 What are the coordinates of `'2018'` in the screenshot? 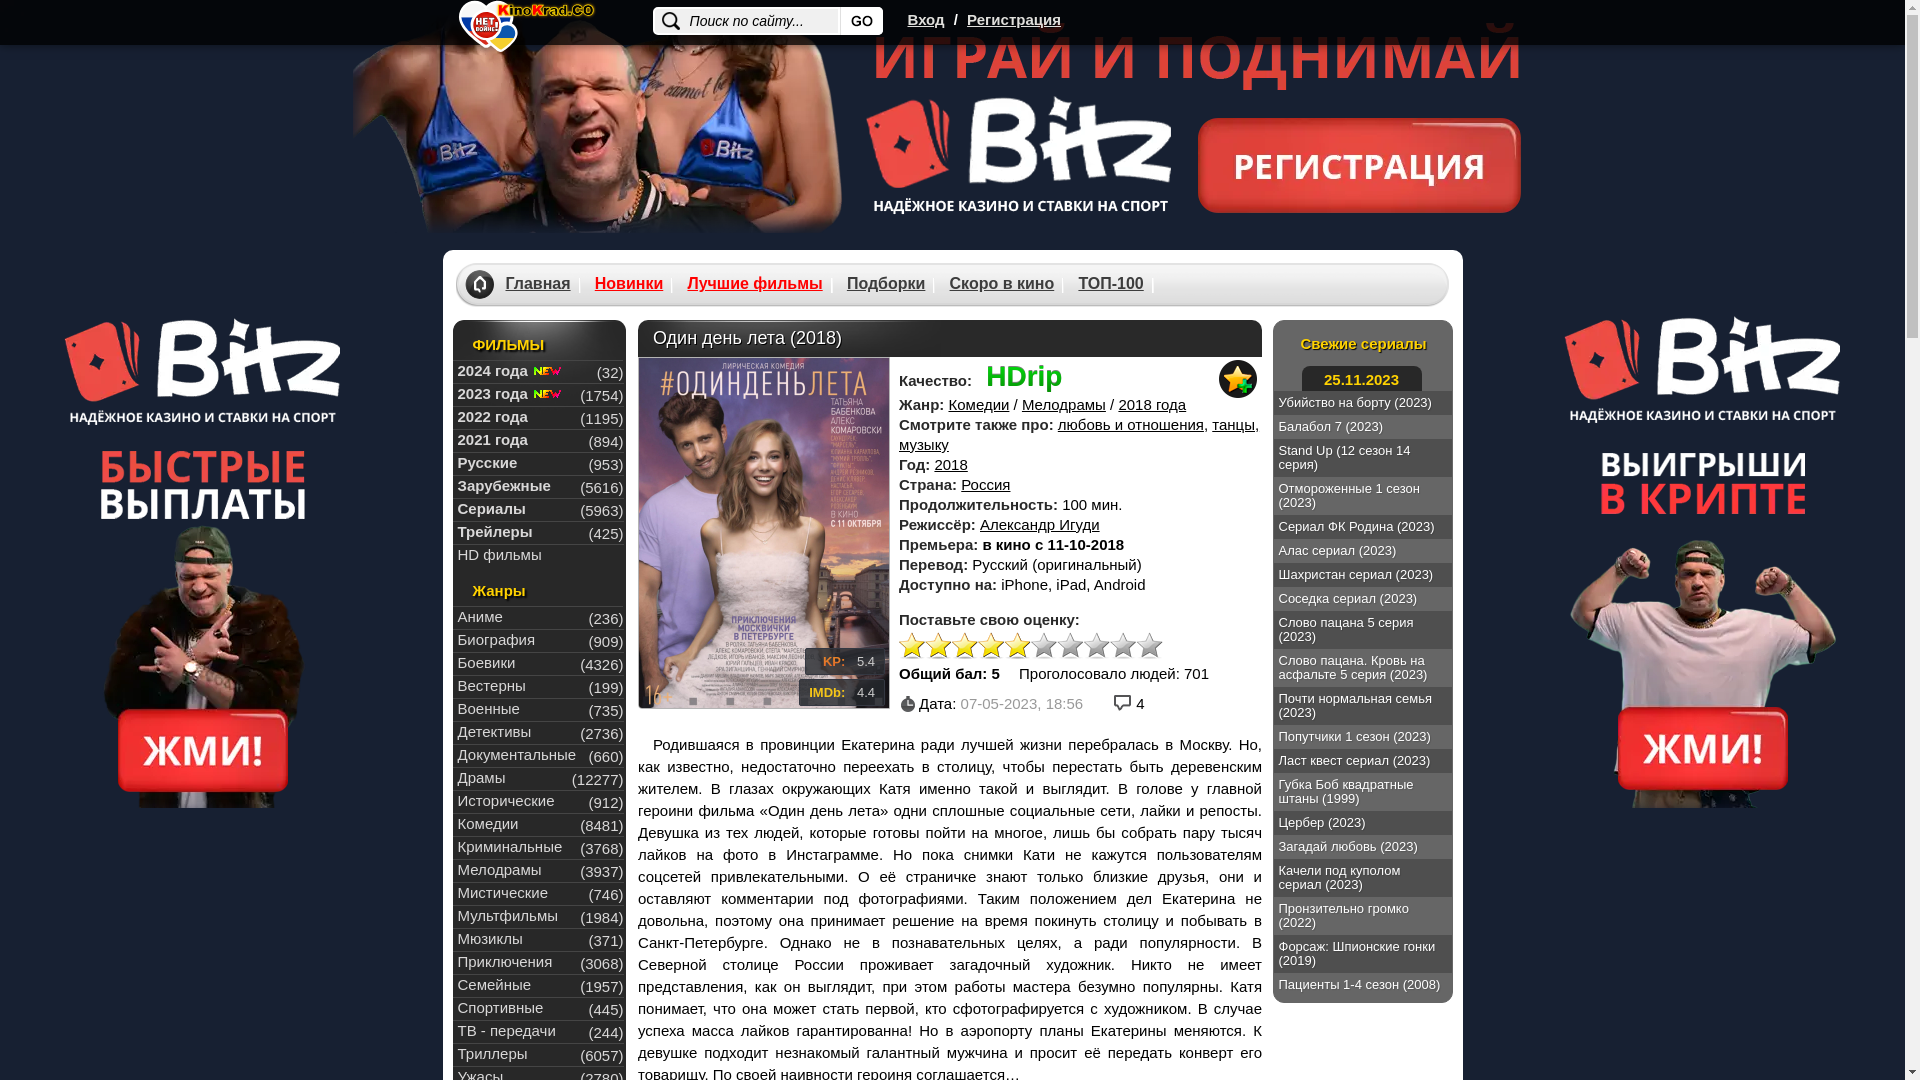 It's located at (949, 464).